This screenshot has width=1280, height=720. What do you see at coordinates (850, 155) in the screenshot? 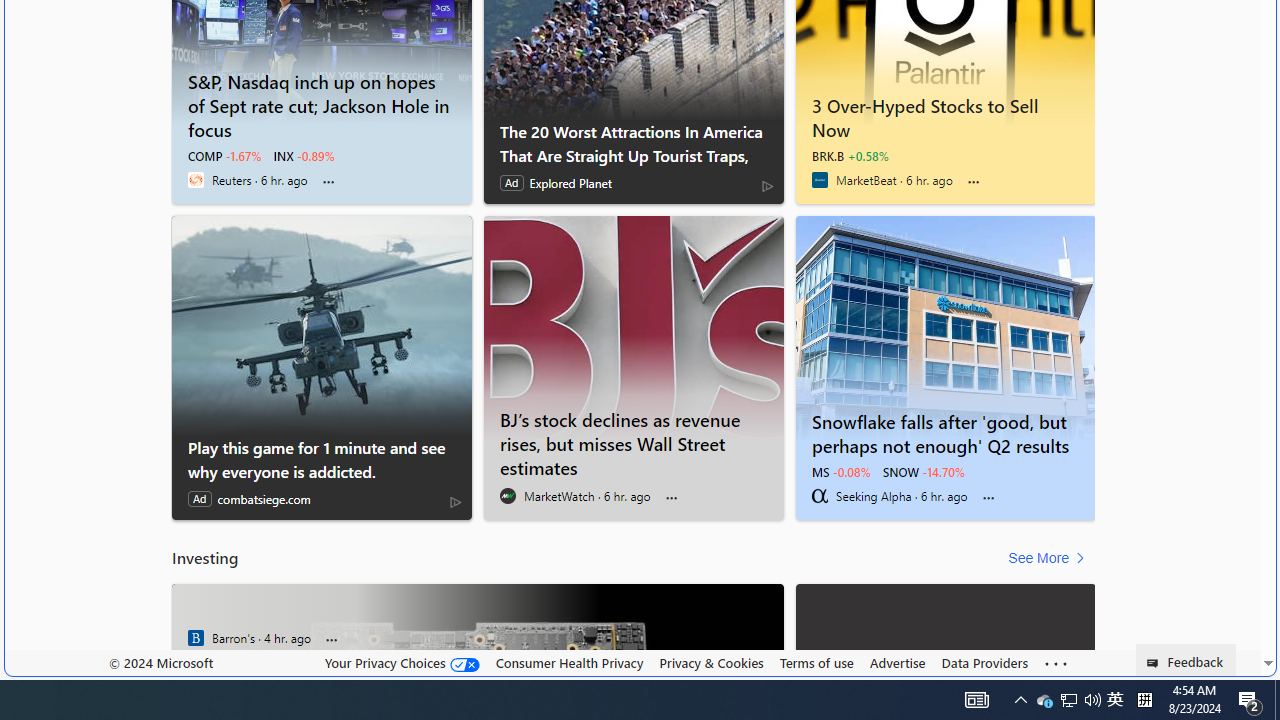
I see `'BRK.B +0.58%'` at bounding box center [850, 155].